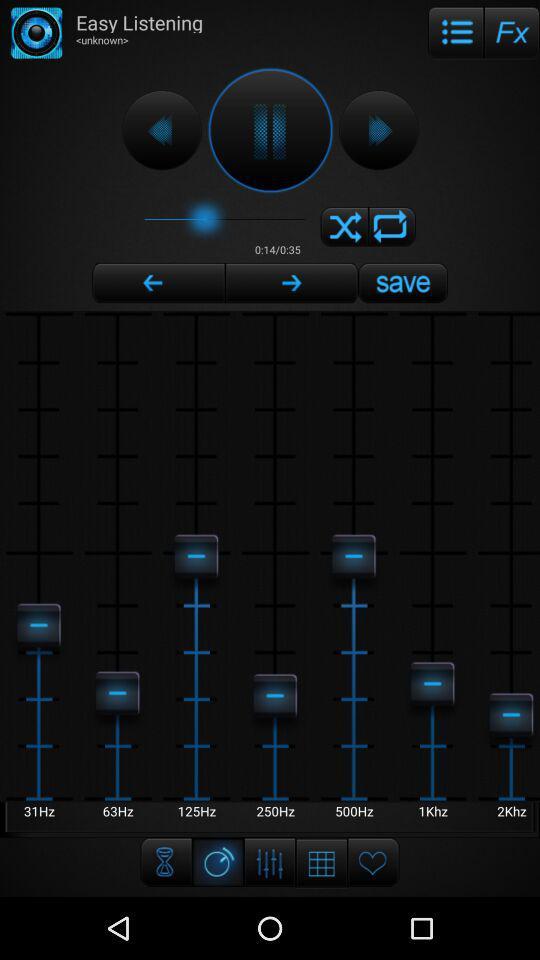 The height and width of the screenshot is (960, 540). What do you see at coordinates (456, 34) in the screenshot?
I see `the list icon` at bounding box center [456, 34].